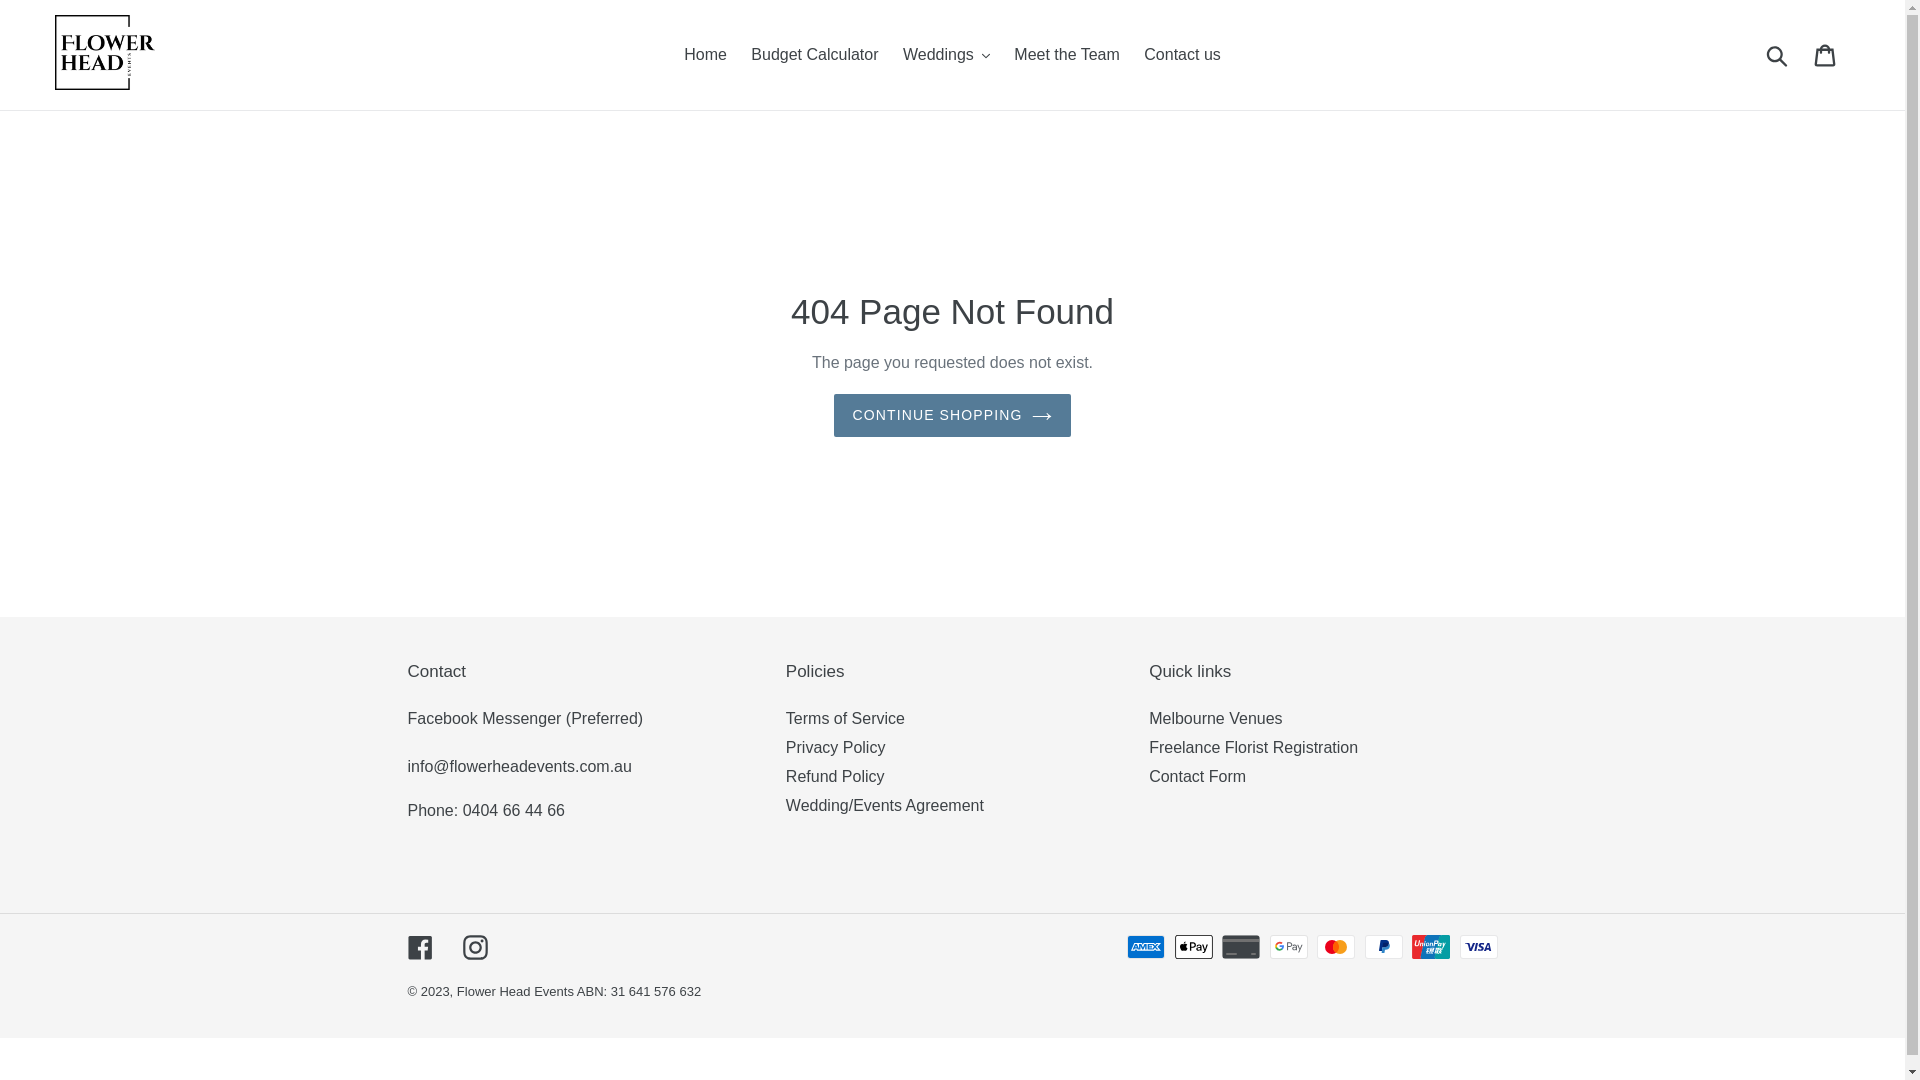 The height and width of the screenshot is (1080, 1920). I want to click on 'Terms of Service', so click(845, 717).